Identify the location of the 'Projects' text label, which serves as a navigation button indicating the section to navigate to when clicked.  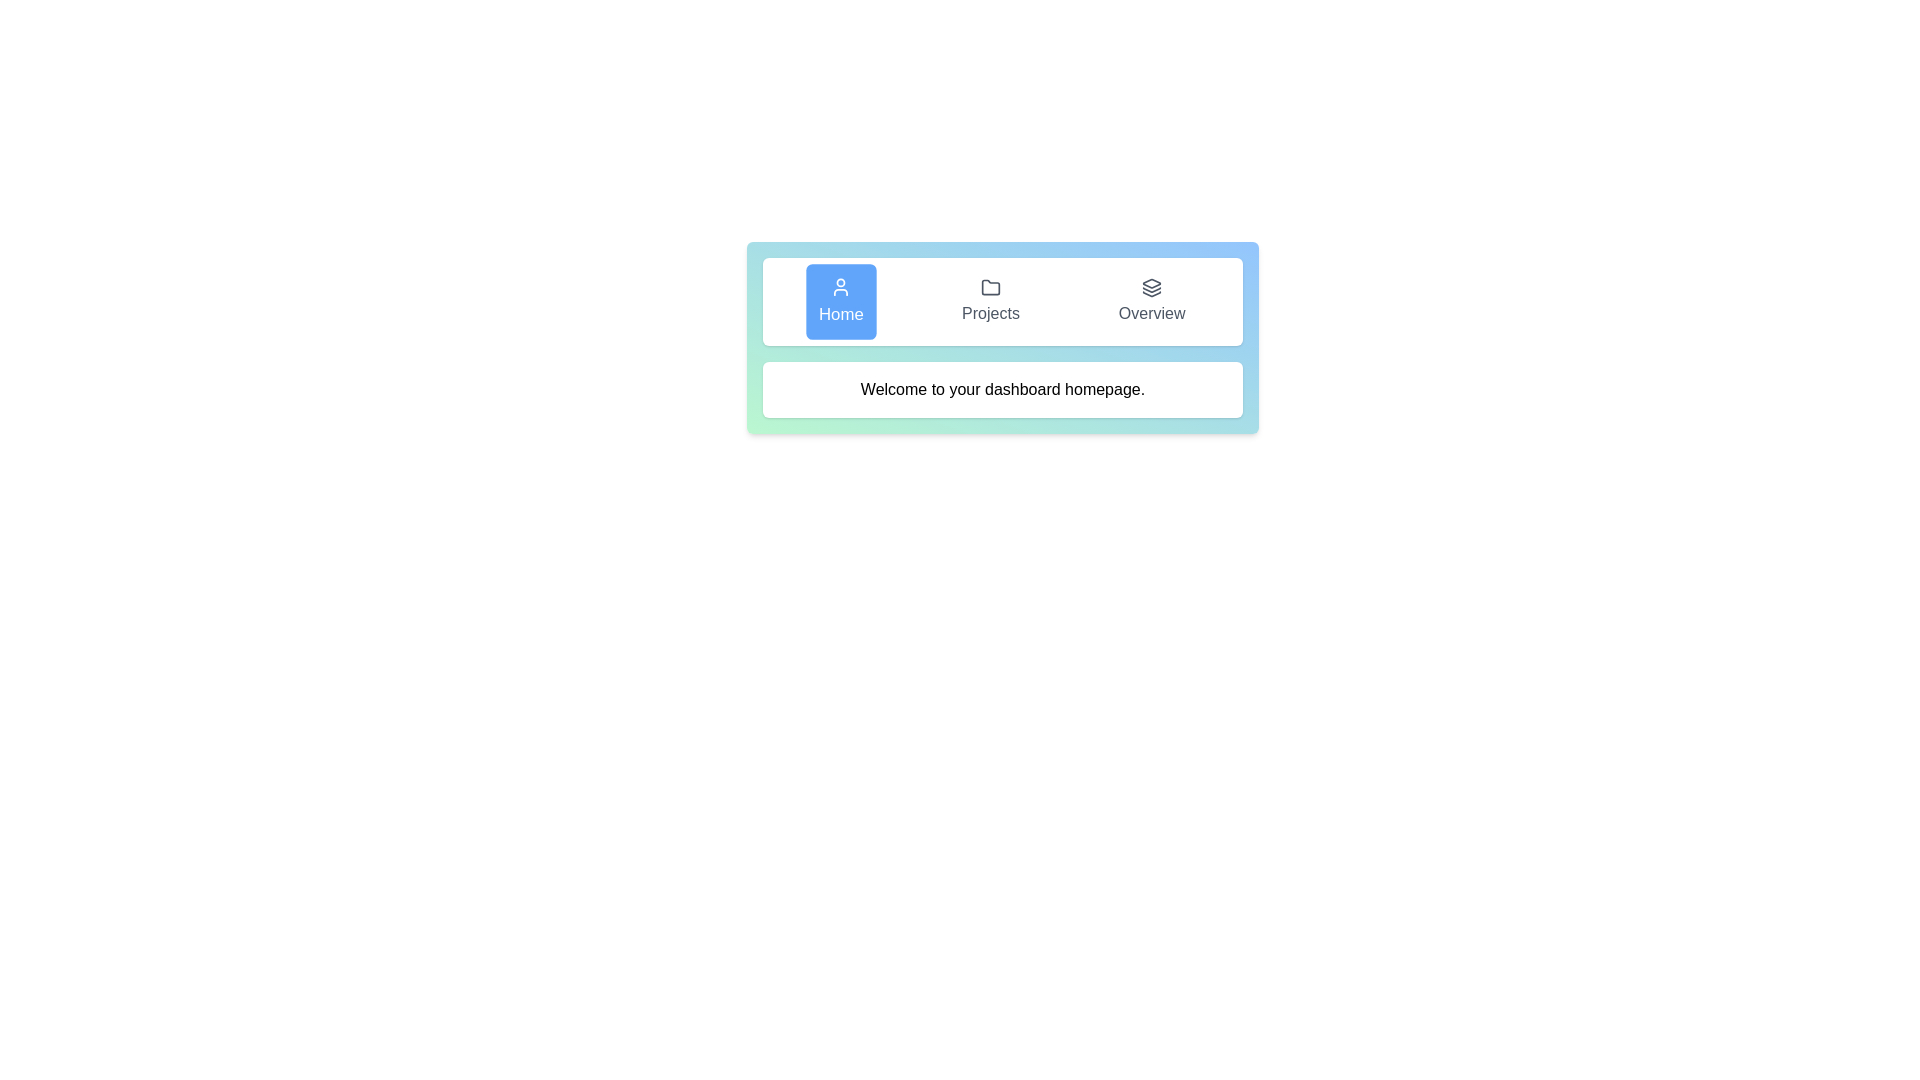
(990, 313).